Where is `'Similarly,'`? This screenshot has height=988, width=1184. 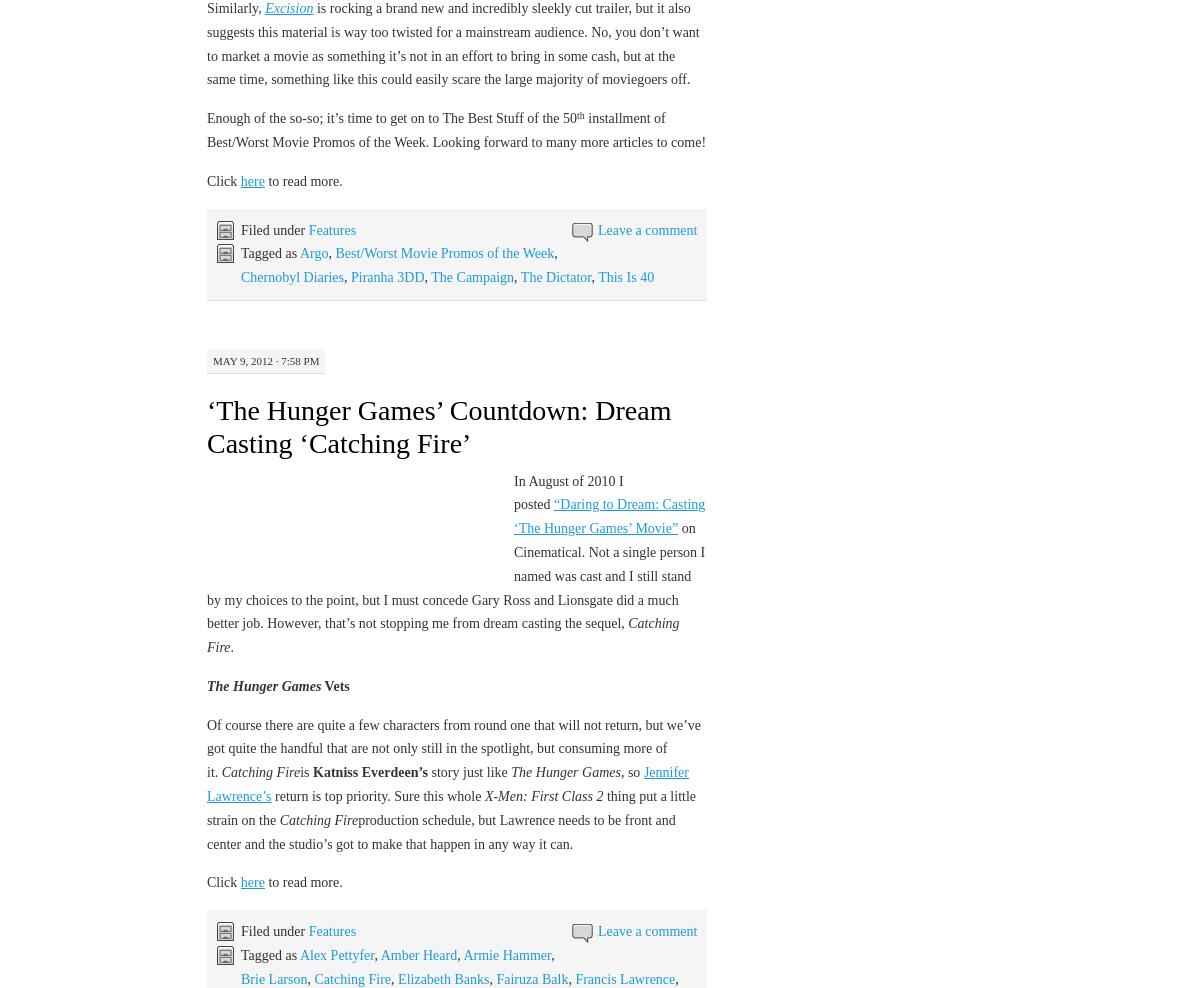
'Similarly,' is located at coordinates (235, 6).